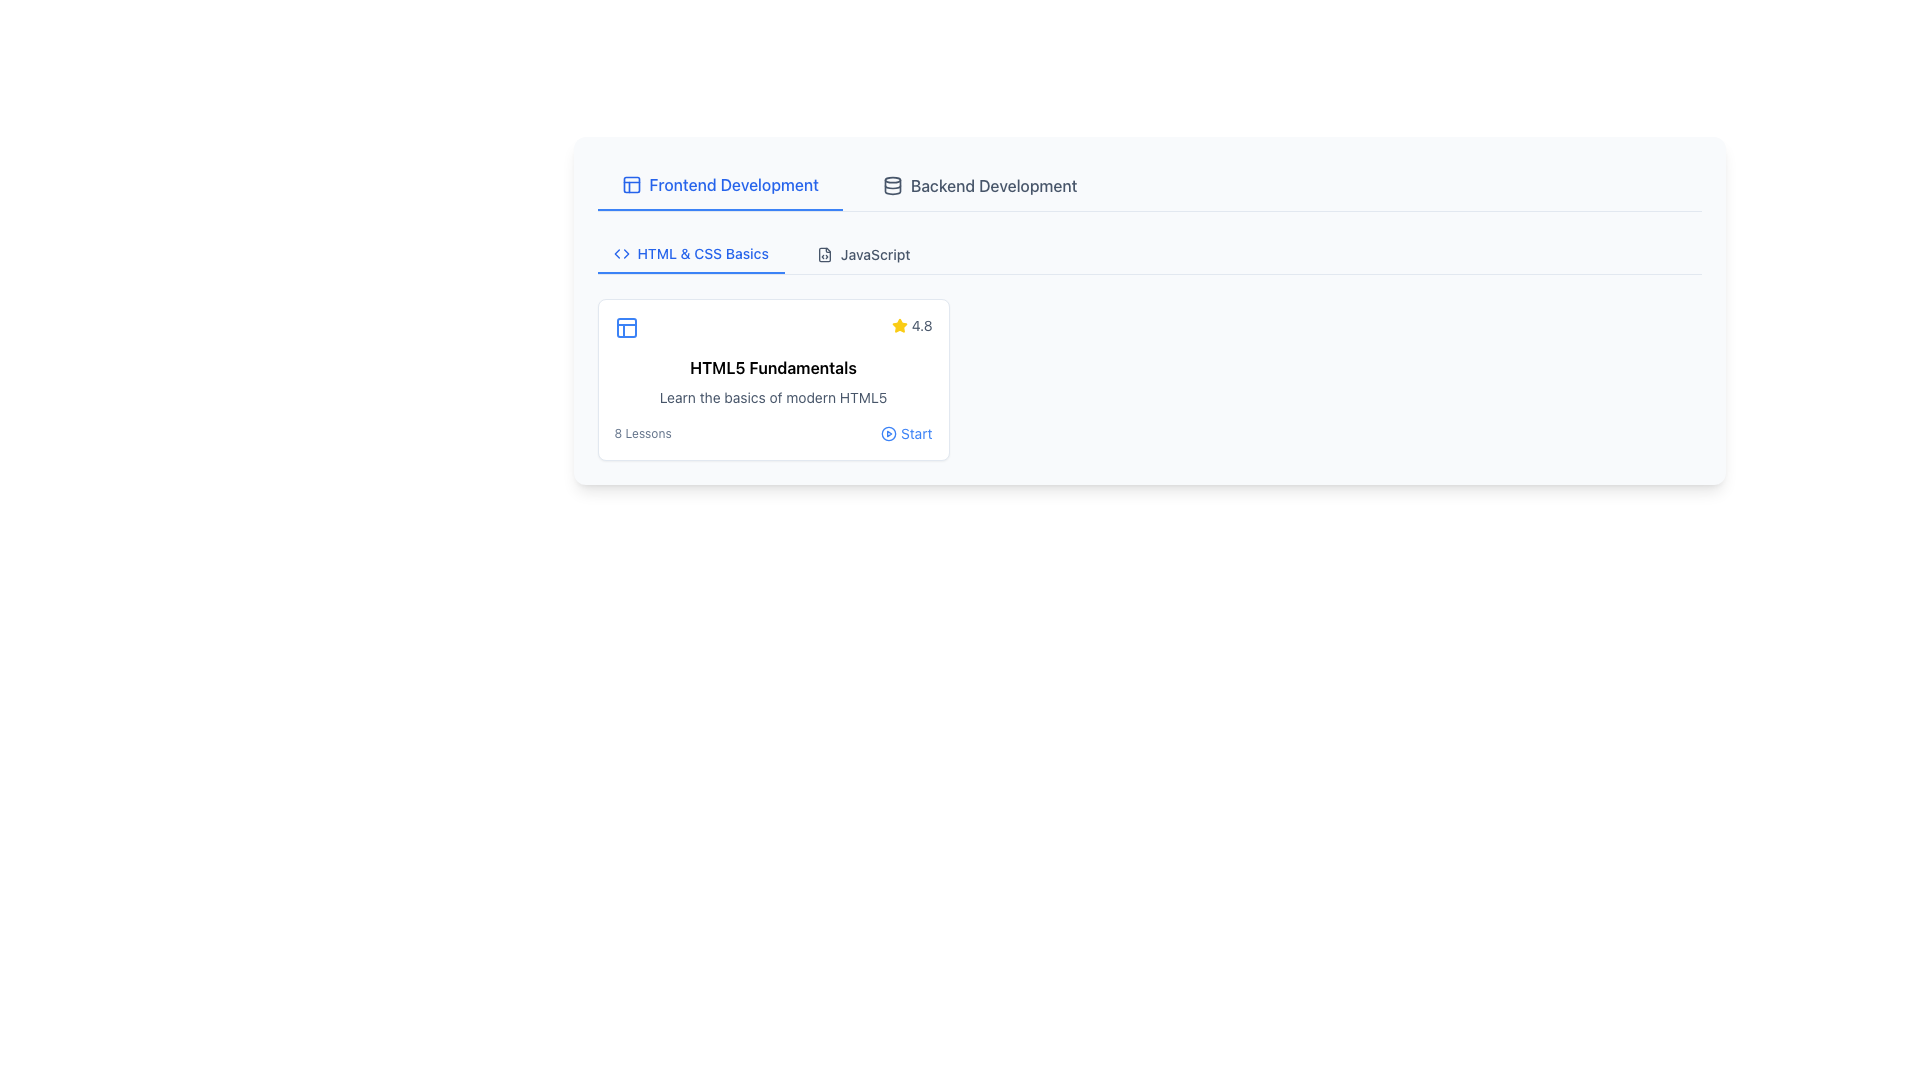  What do you see at coordinates (911, 325) in the screenshot?
I see `the composite element displaying the rating of the 'HTML5 Fundamentals' course, which combines a visual star representation with a numerical rating, located at the top-right corner of the card` at bounding box center [911, 325].